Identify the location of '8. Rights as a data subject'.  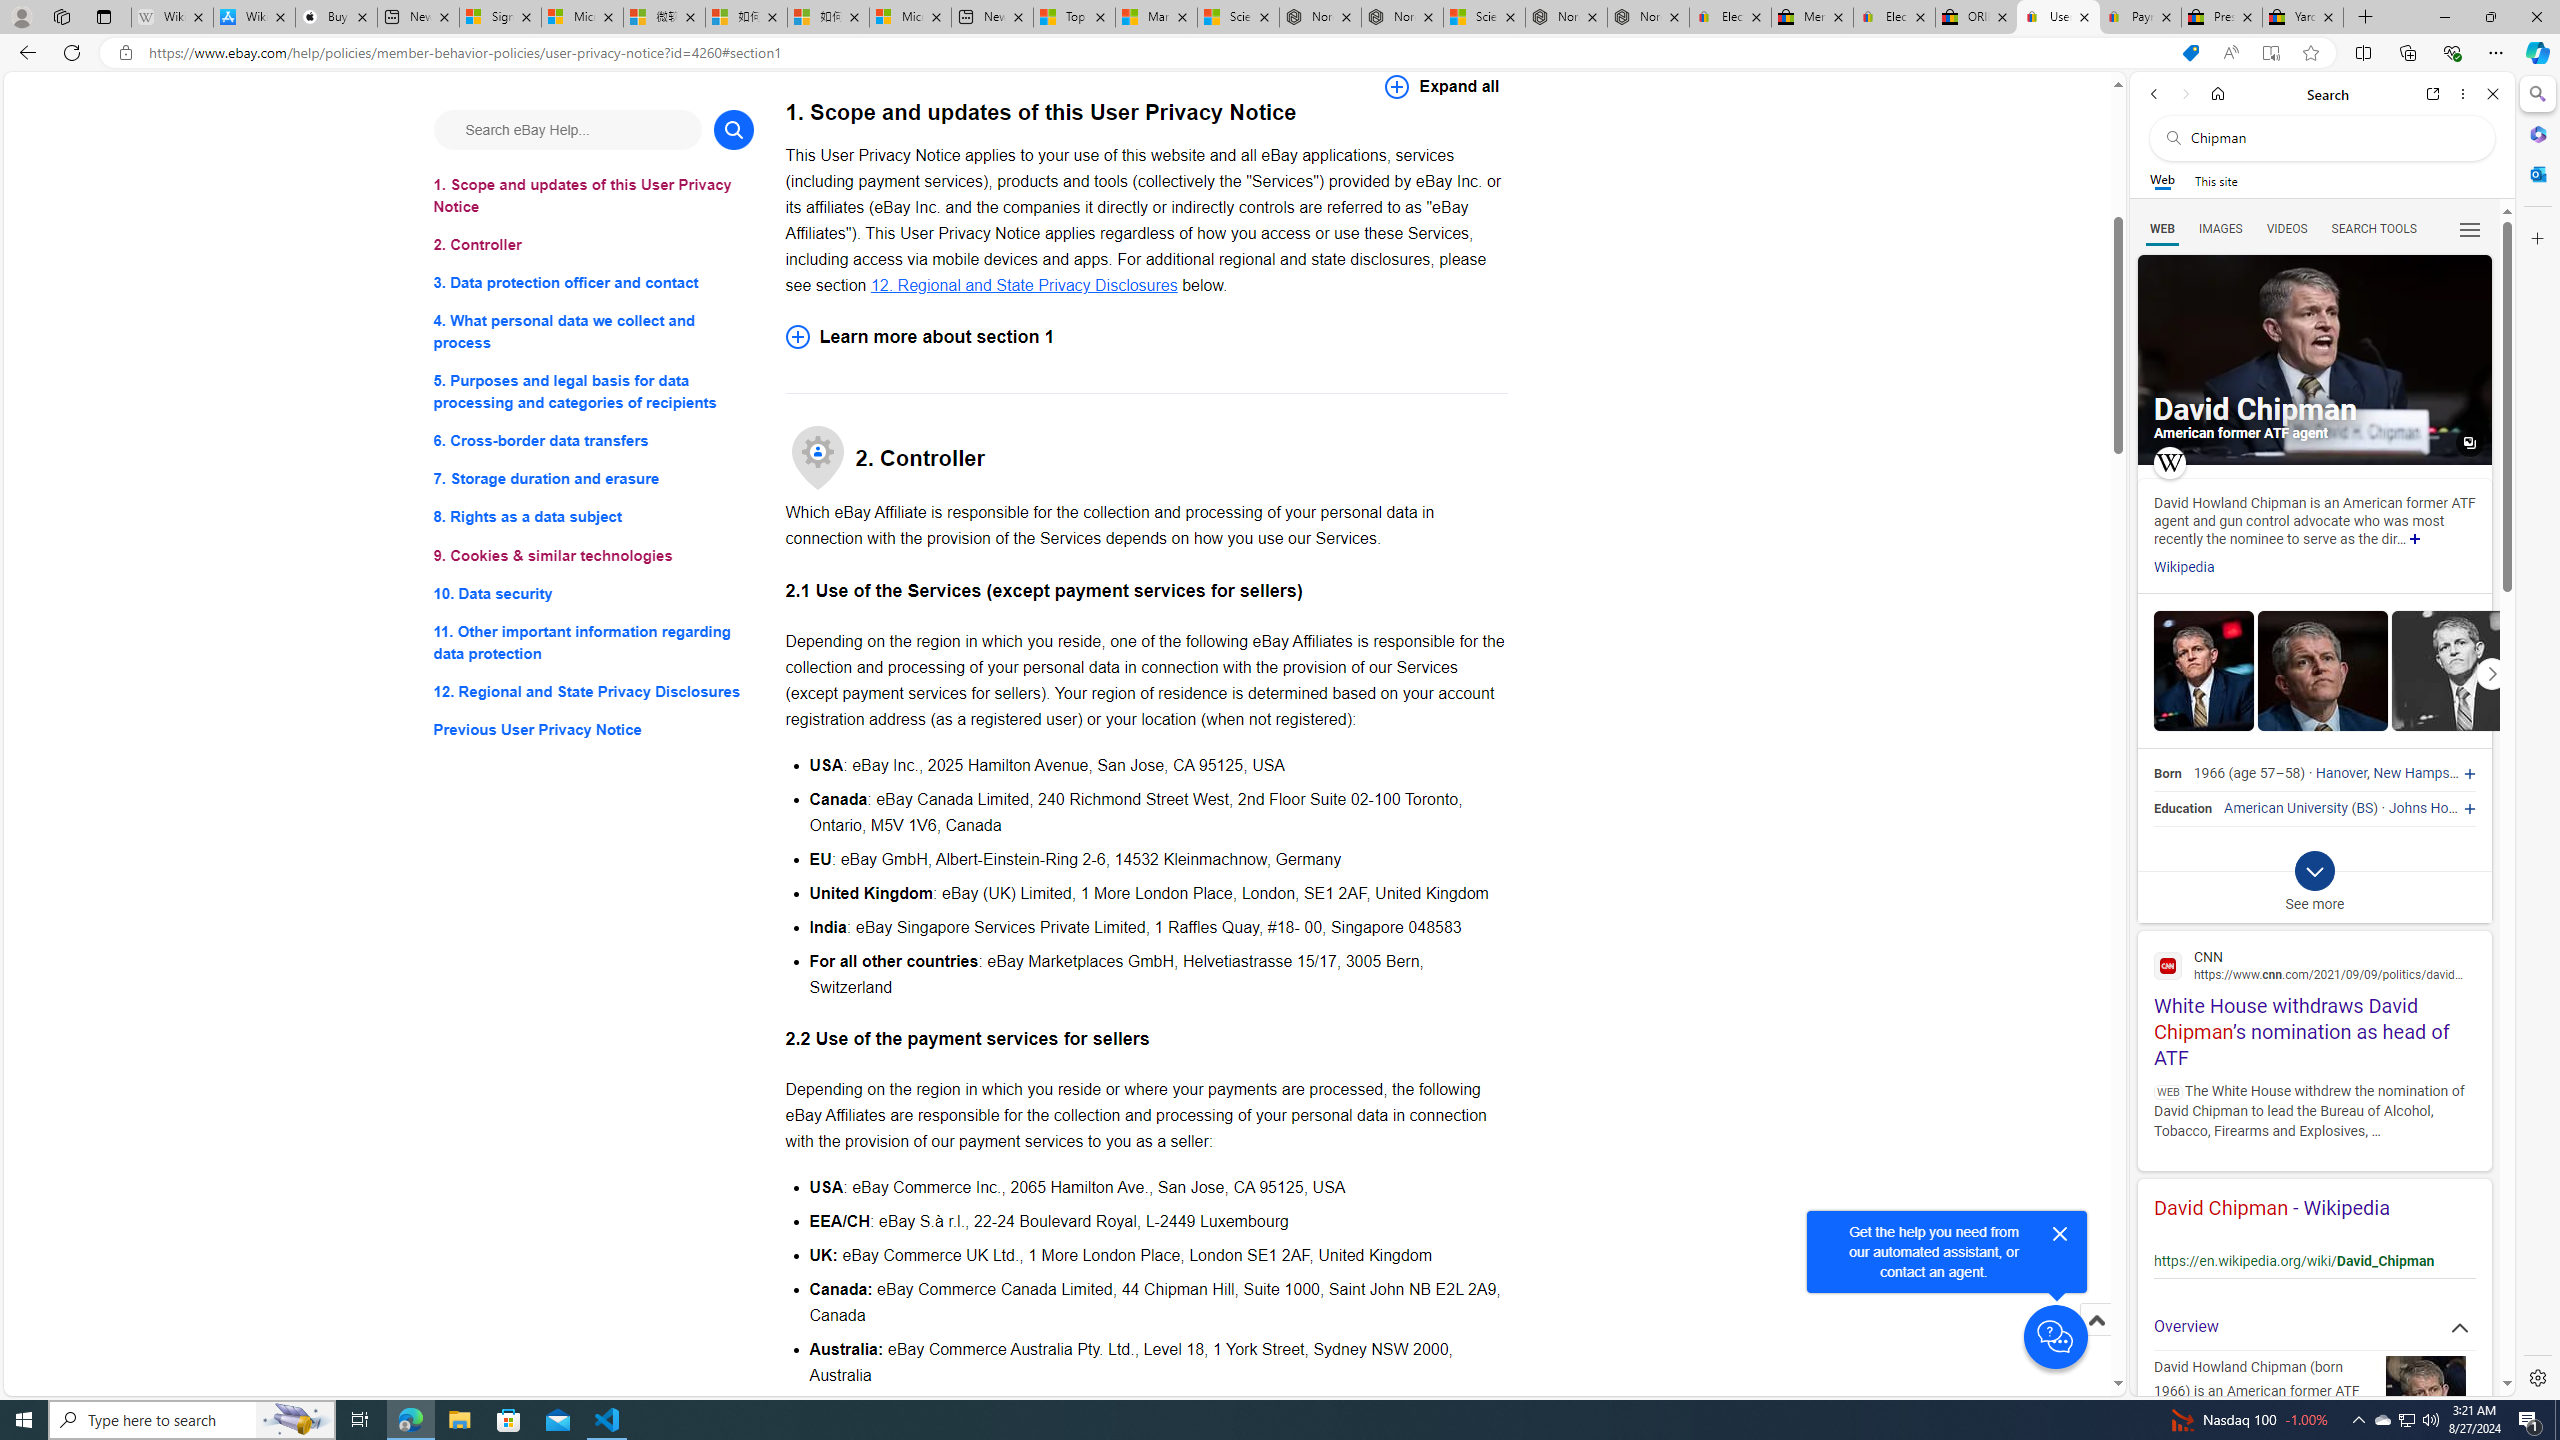
(592, 516).